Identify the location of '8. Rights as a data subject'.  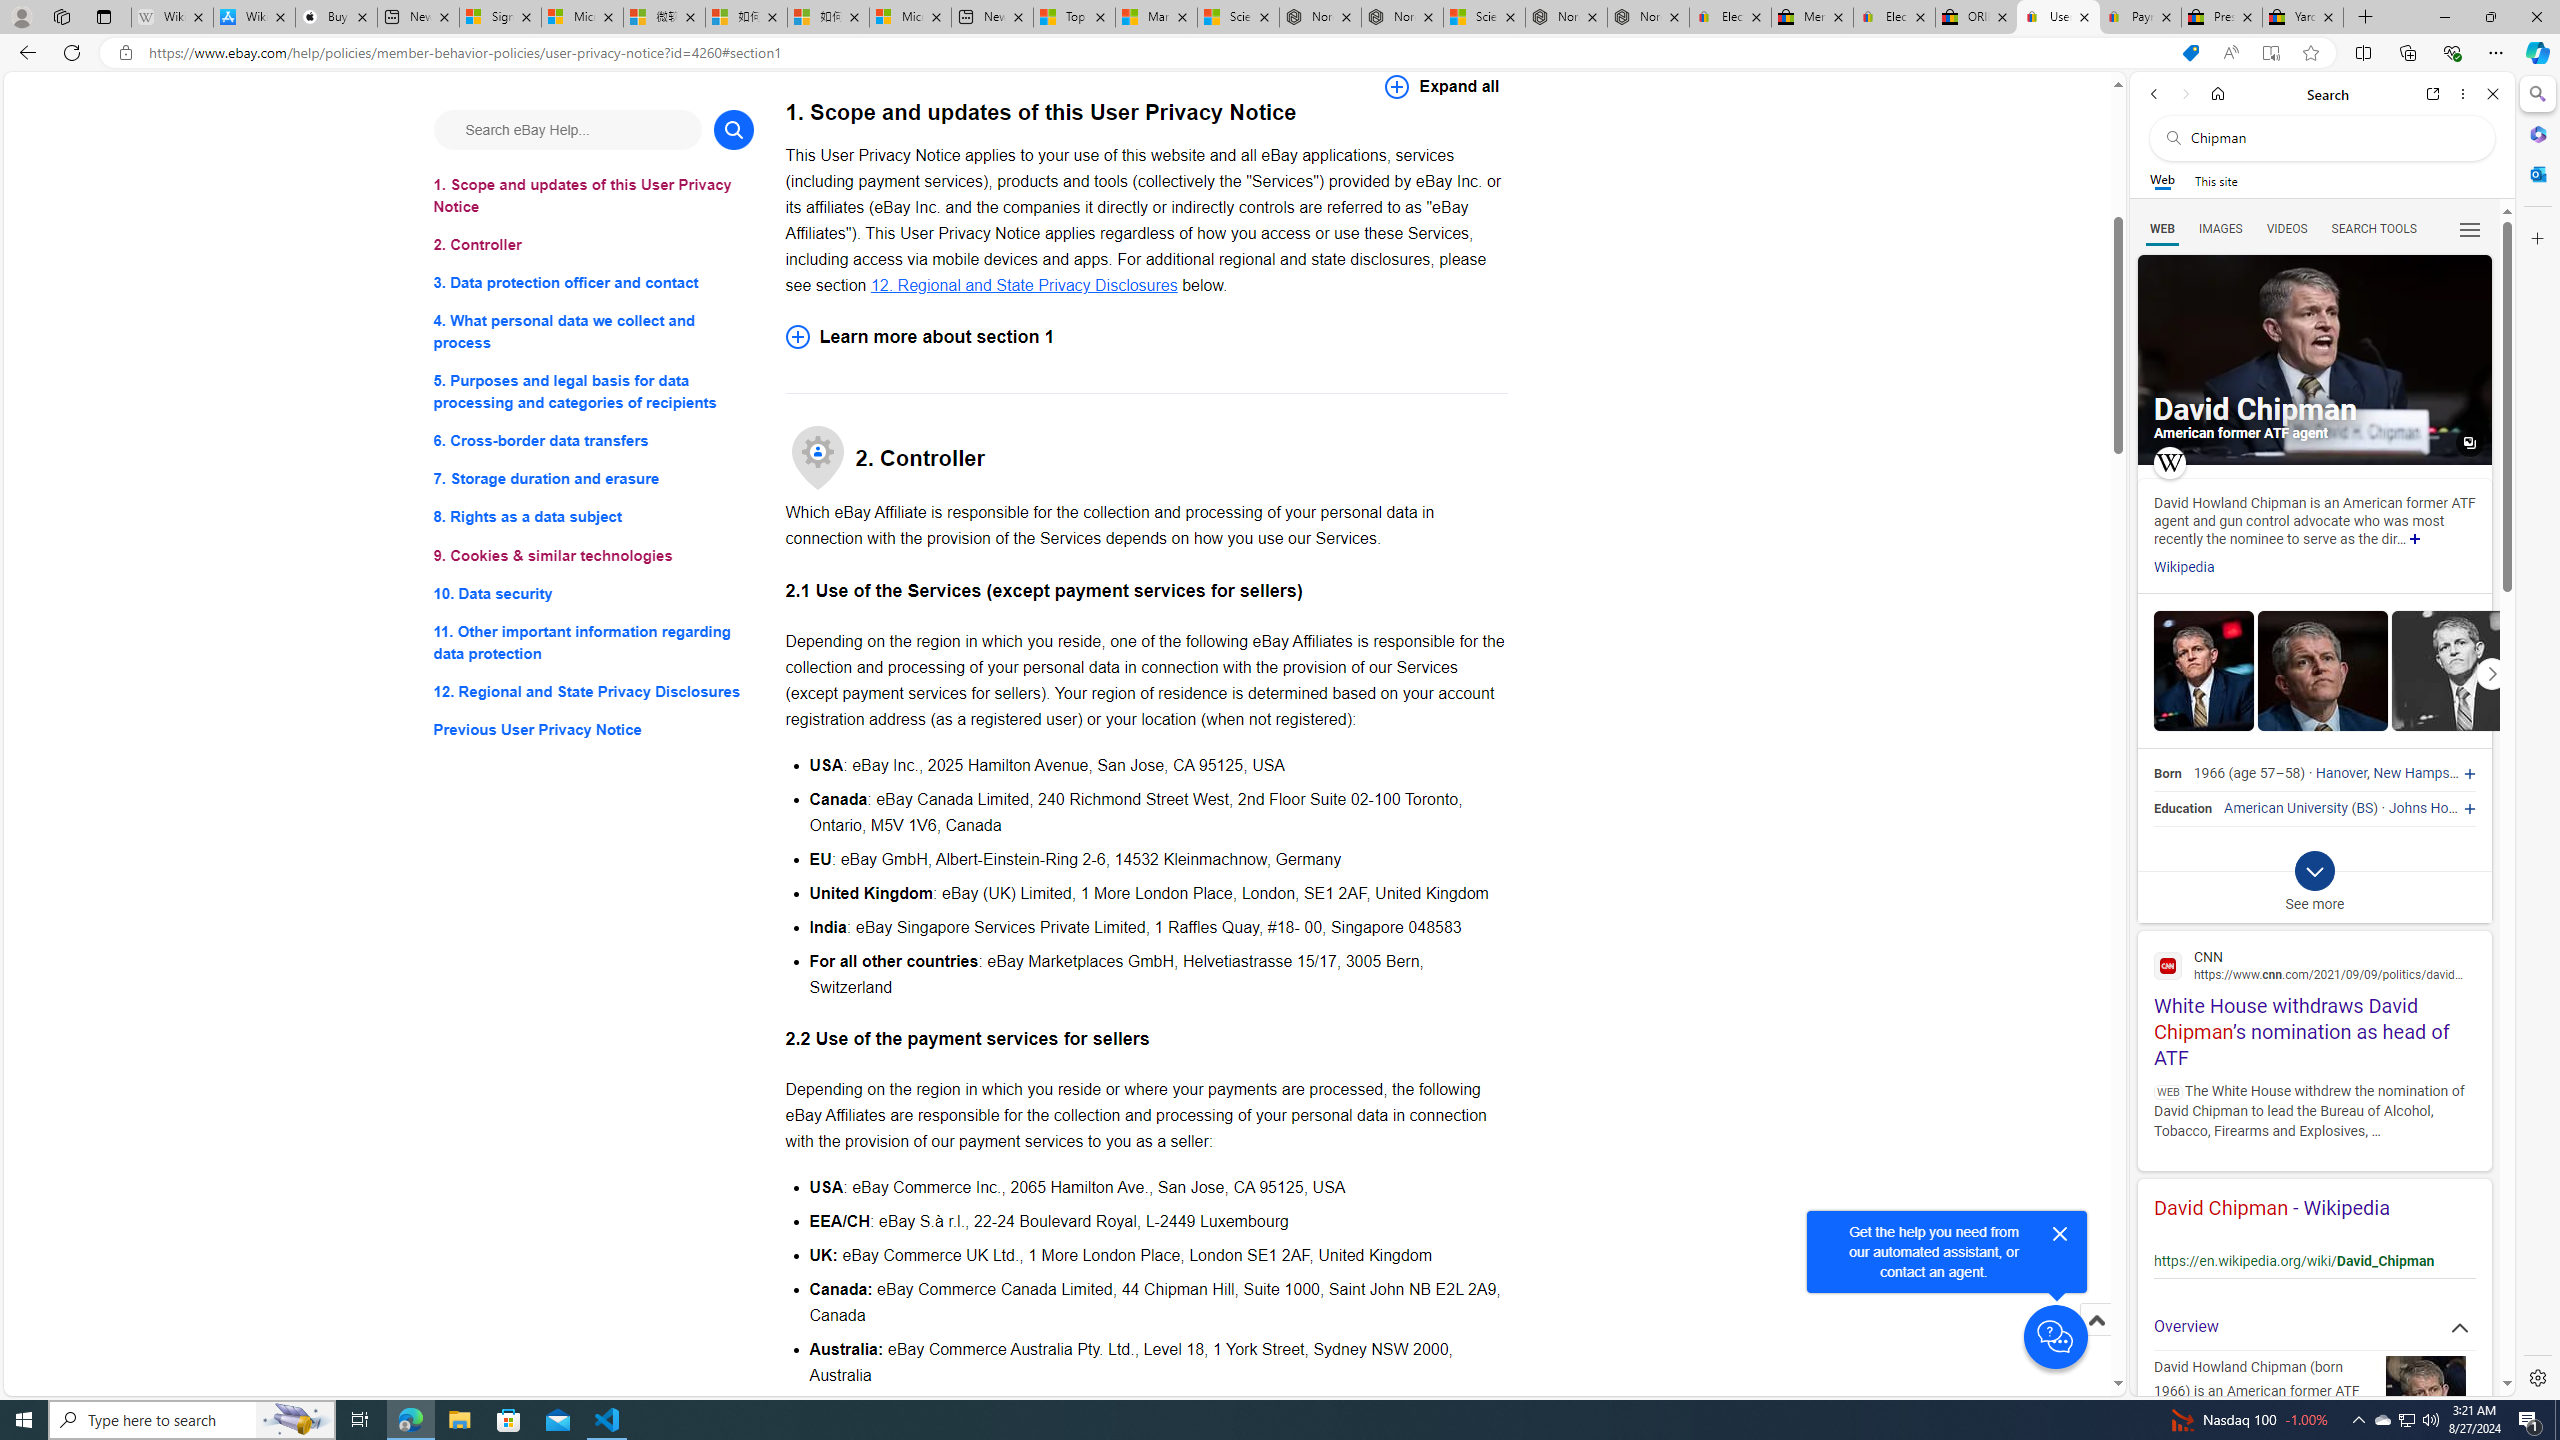
(592, 516).